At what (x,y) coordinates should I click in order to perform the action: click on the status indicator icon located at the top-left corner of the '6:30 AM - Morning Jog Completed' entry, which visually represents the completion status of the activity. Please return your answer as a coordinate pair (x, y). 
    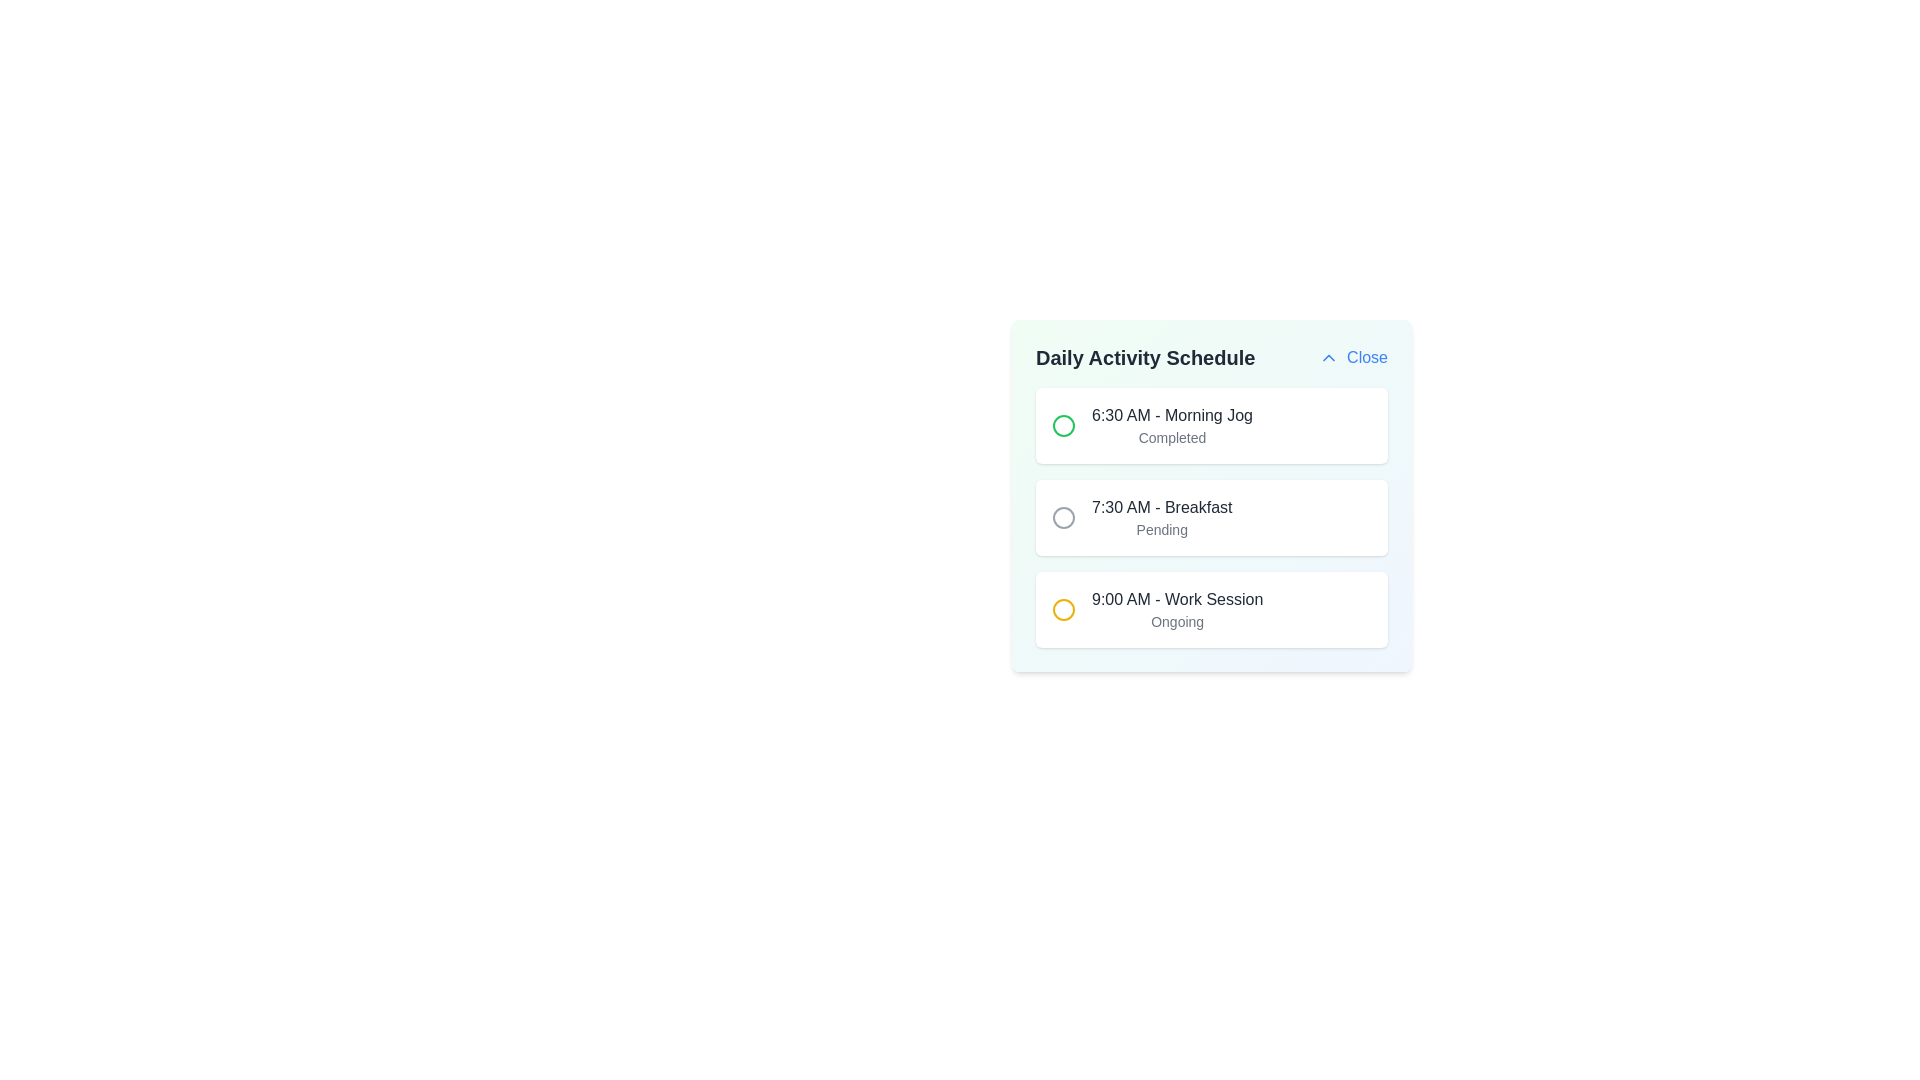
    Looking at the image, I should click on (1063, 424).